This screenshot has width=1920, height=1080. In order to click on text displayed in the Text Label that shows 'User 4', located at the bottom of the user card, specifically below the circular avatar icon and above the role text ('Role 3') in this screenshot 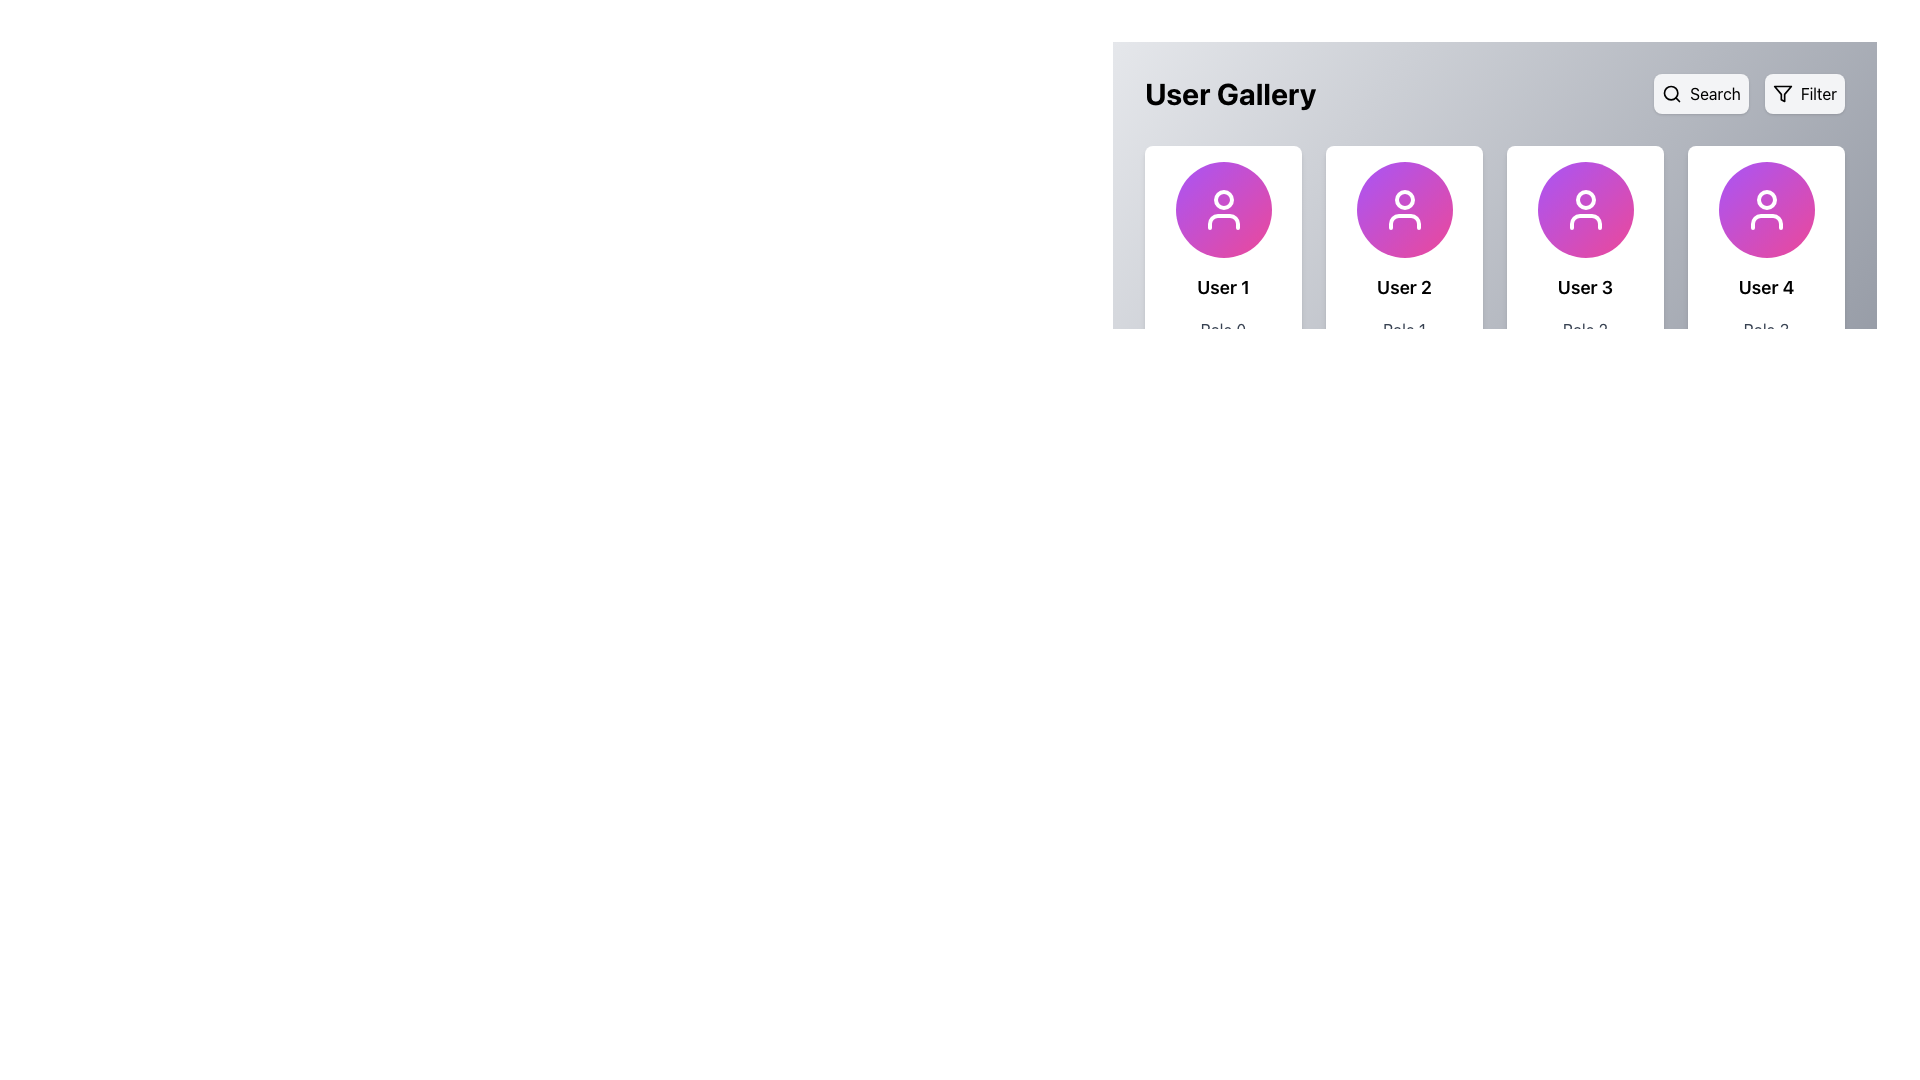, I will do `click(1766, 288)`.